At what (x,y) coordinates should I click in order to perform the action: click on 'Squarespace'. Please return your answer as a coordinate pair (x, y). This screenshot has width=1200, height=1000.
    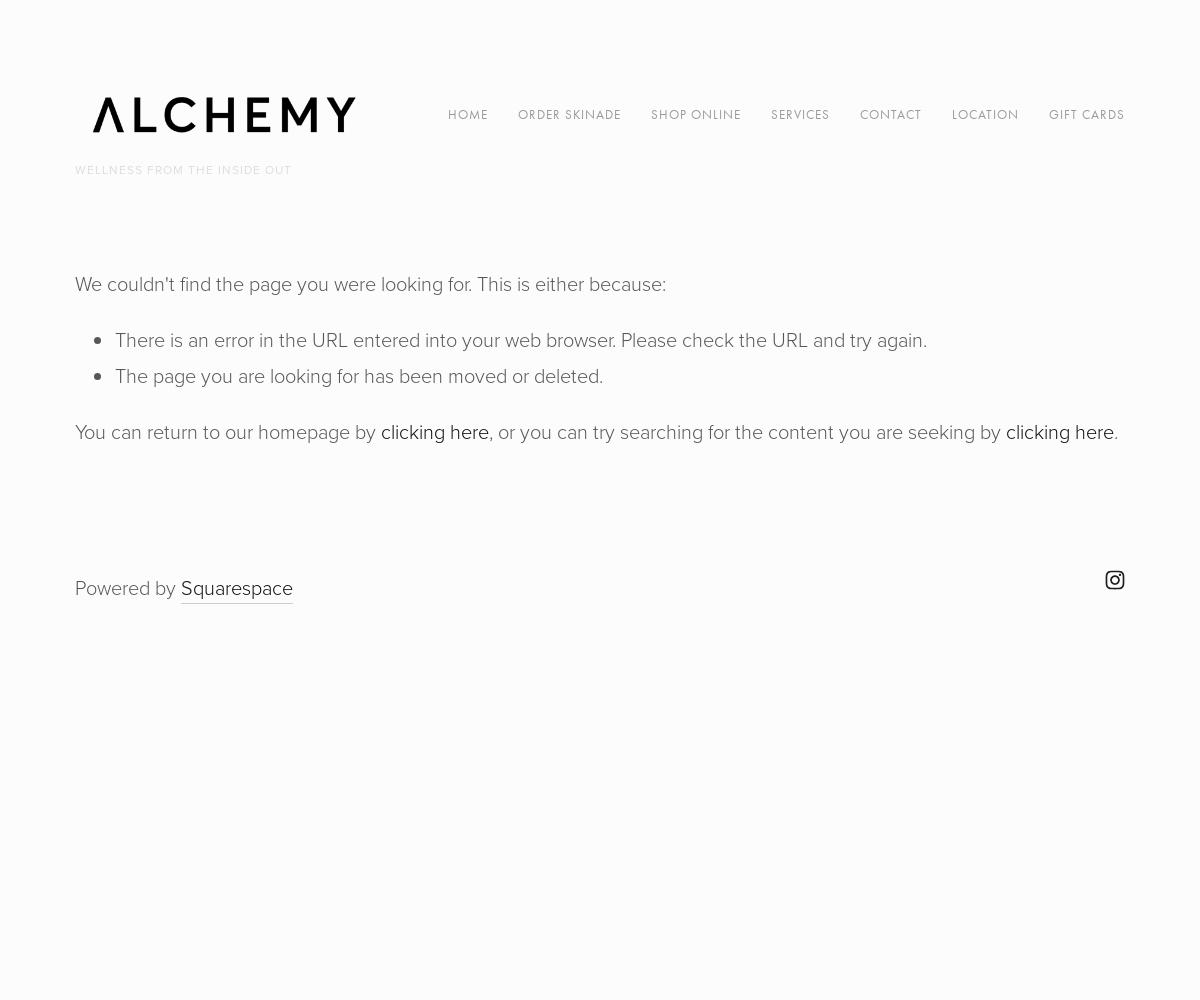
    Looking at the image, I should click on (236, 587).